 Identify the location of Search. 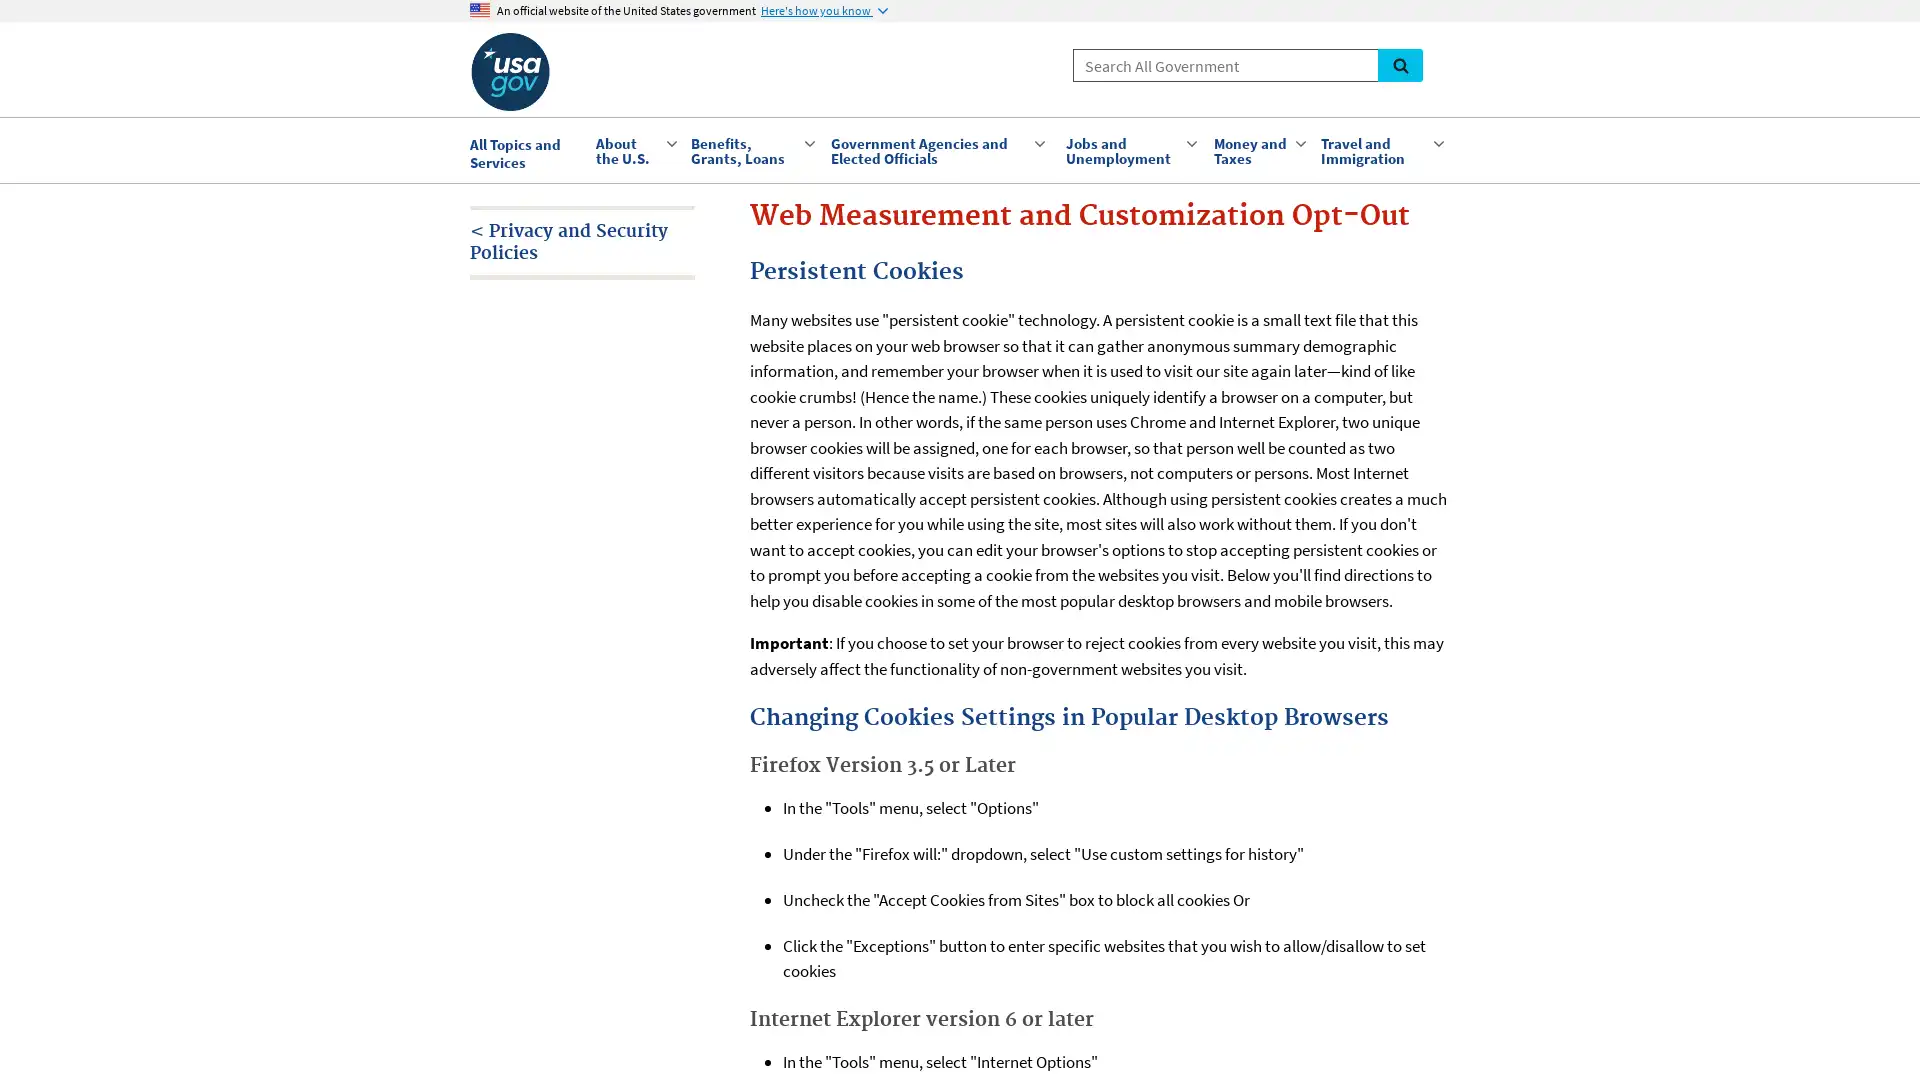
(1399, 64).